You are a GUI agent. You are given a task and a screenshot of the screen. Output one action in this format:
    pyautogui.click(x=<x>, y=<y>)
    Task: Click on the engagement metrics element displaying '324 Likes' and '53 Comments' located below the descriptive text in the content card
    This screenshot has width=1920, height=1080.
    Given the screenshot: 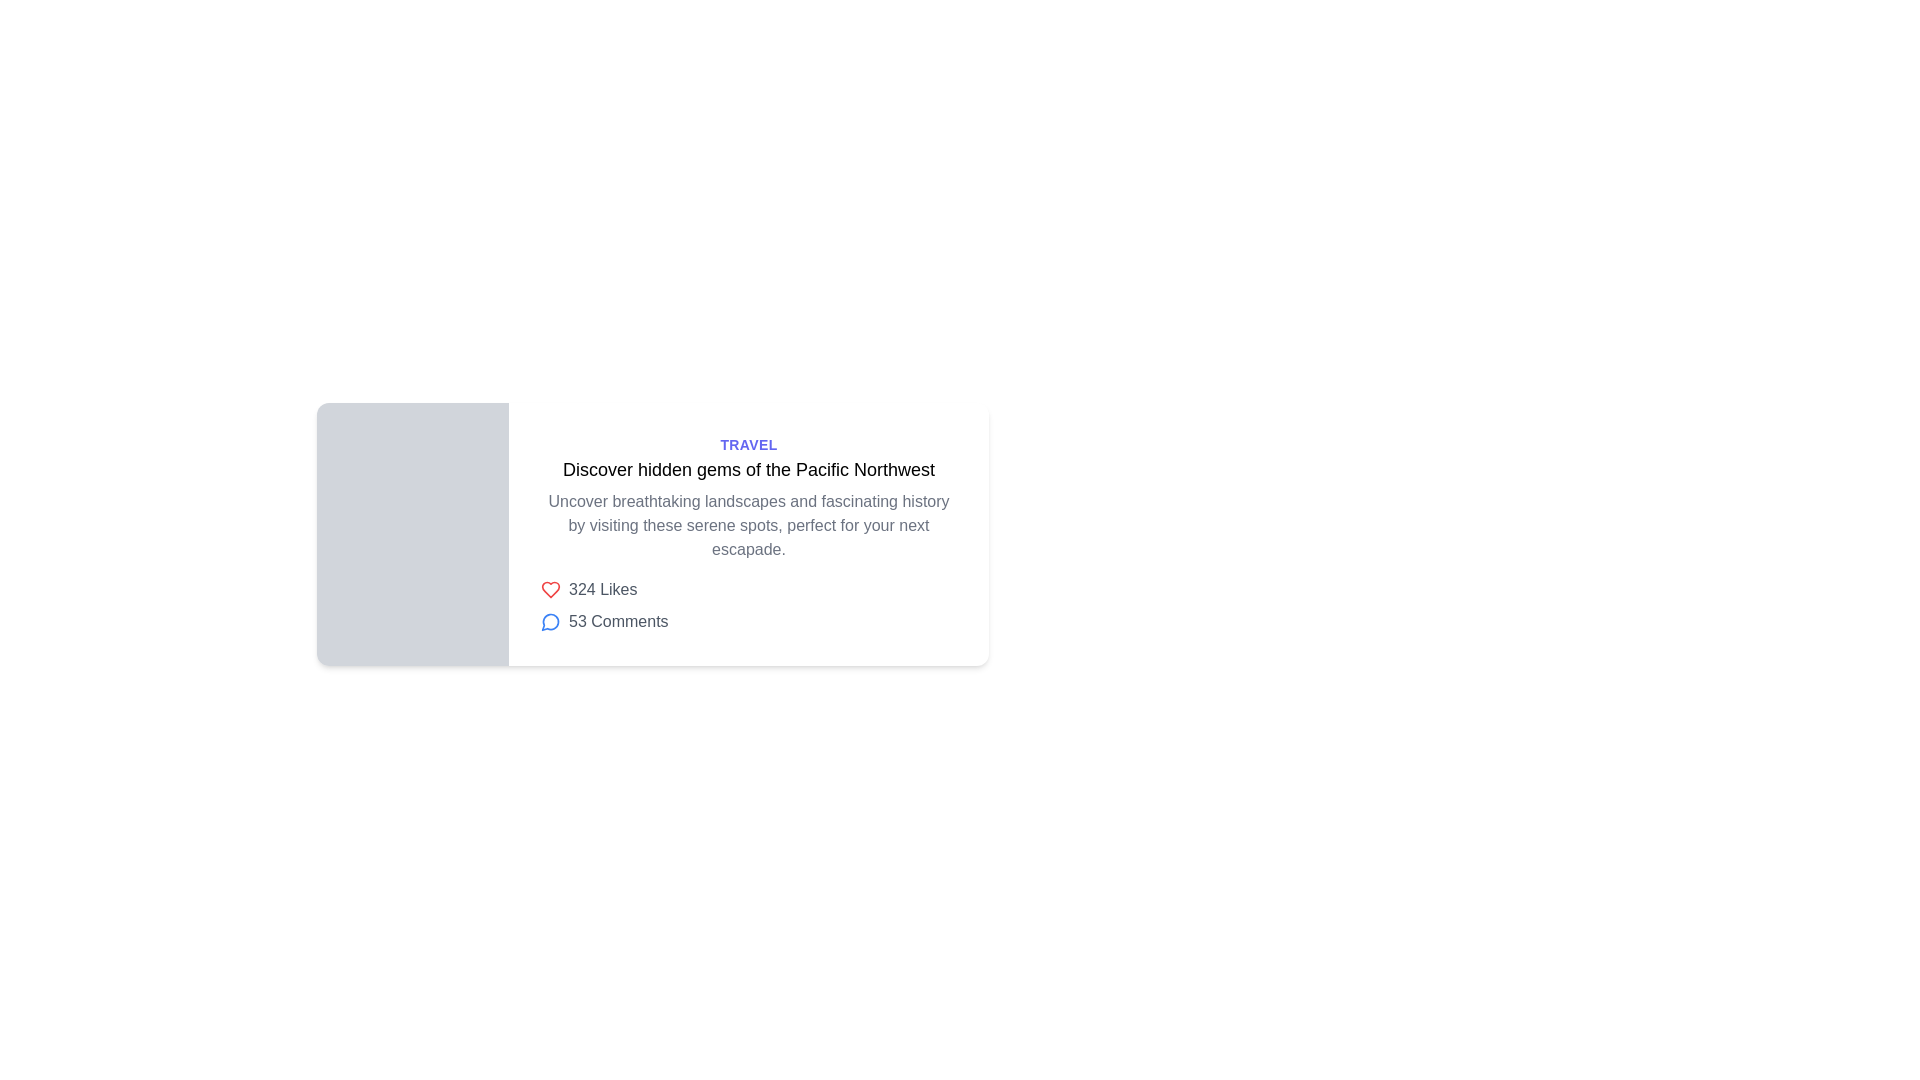 What is the action you would take?
    pyautogui.click(x=747, y=604)
    